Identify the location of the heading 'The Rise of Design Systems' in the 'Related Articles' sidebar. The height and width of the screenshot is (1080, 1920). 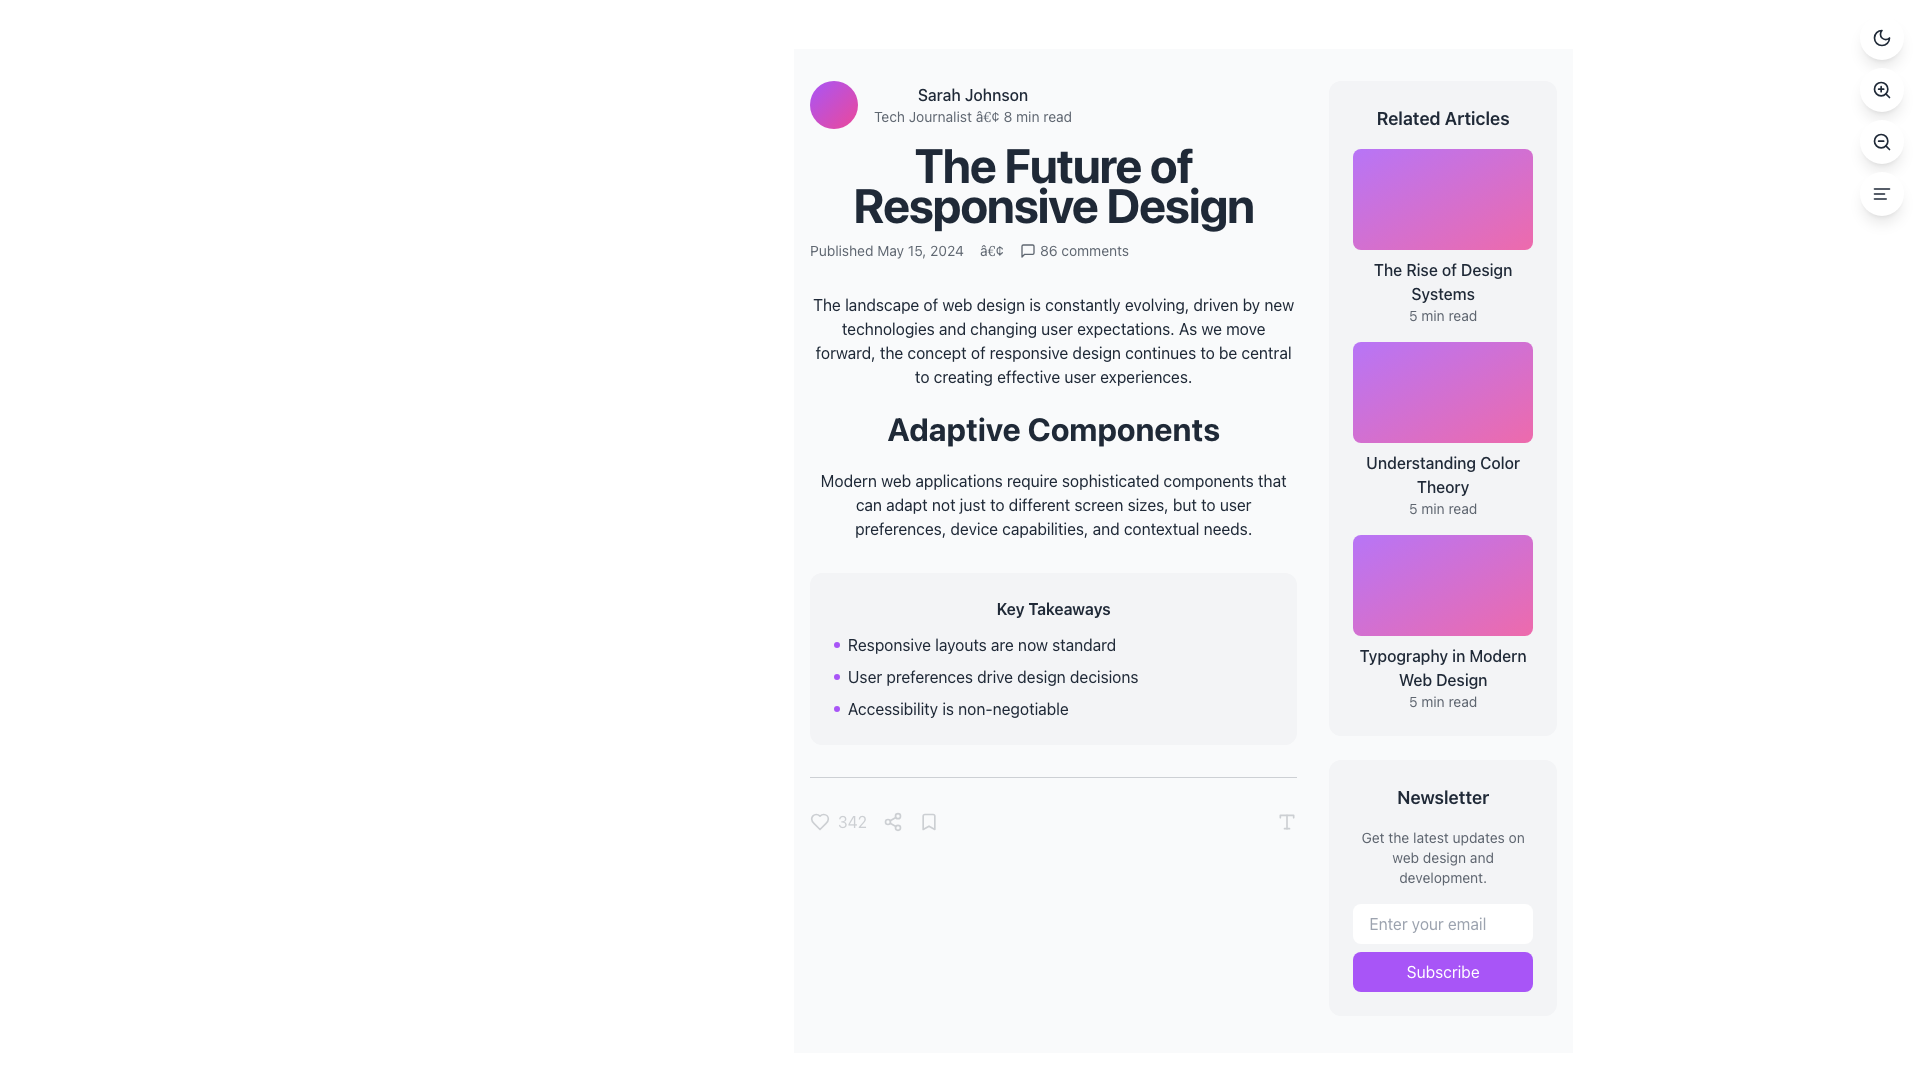
(1443, 282).